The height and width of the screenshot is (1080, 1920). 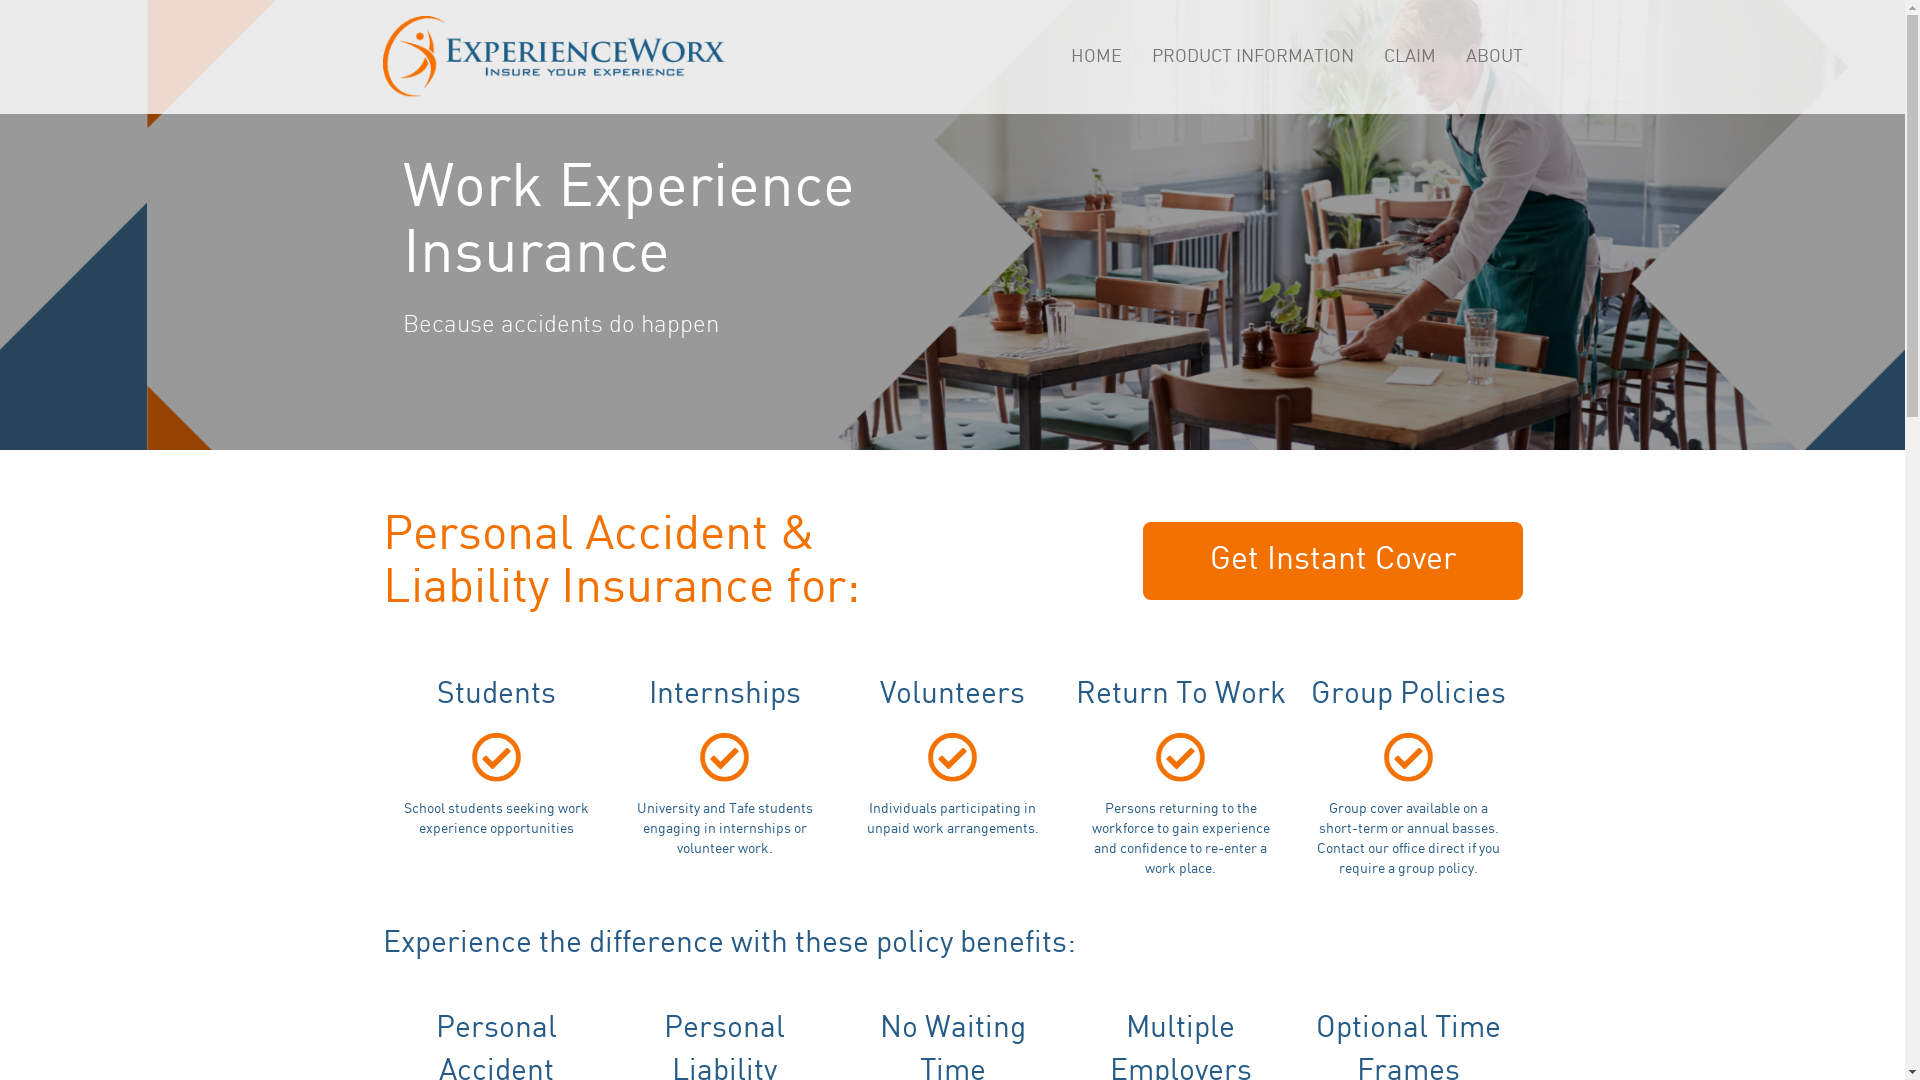 I want to click on 'ABOUT', so click(x=1449, y=56).